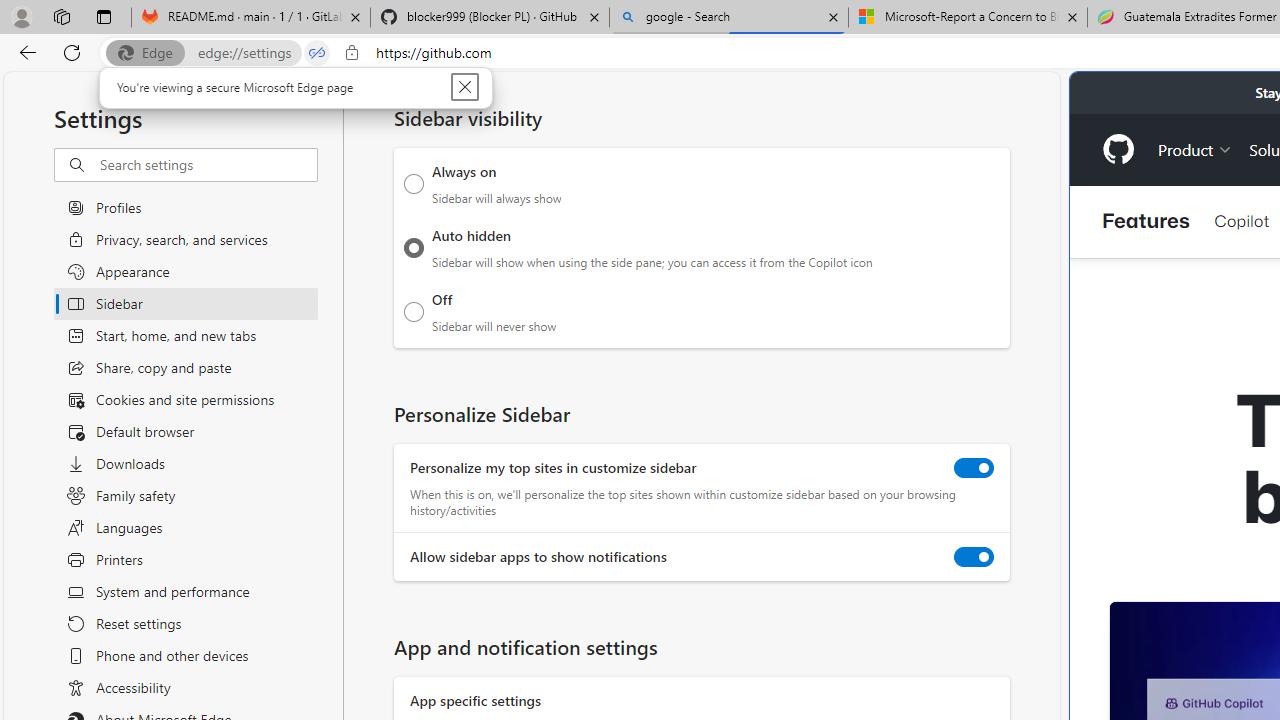  I want to click on 'Allow sidebar apps to show notifications', so click(974, 557).